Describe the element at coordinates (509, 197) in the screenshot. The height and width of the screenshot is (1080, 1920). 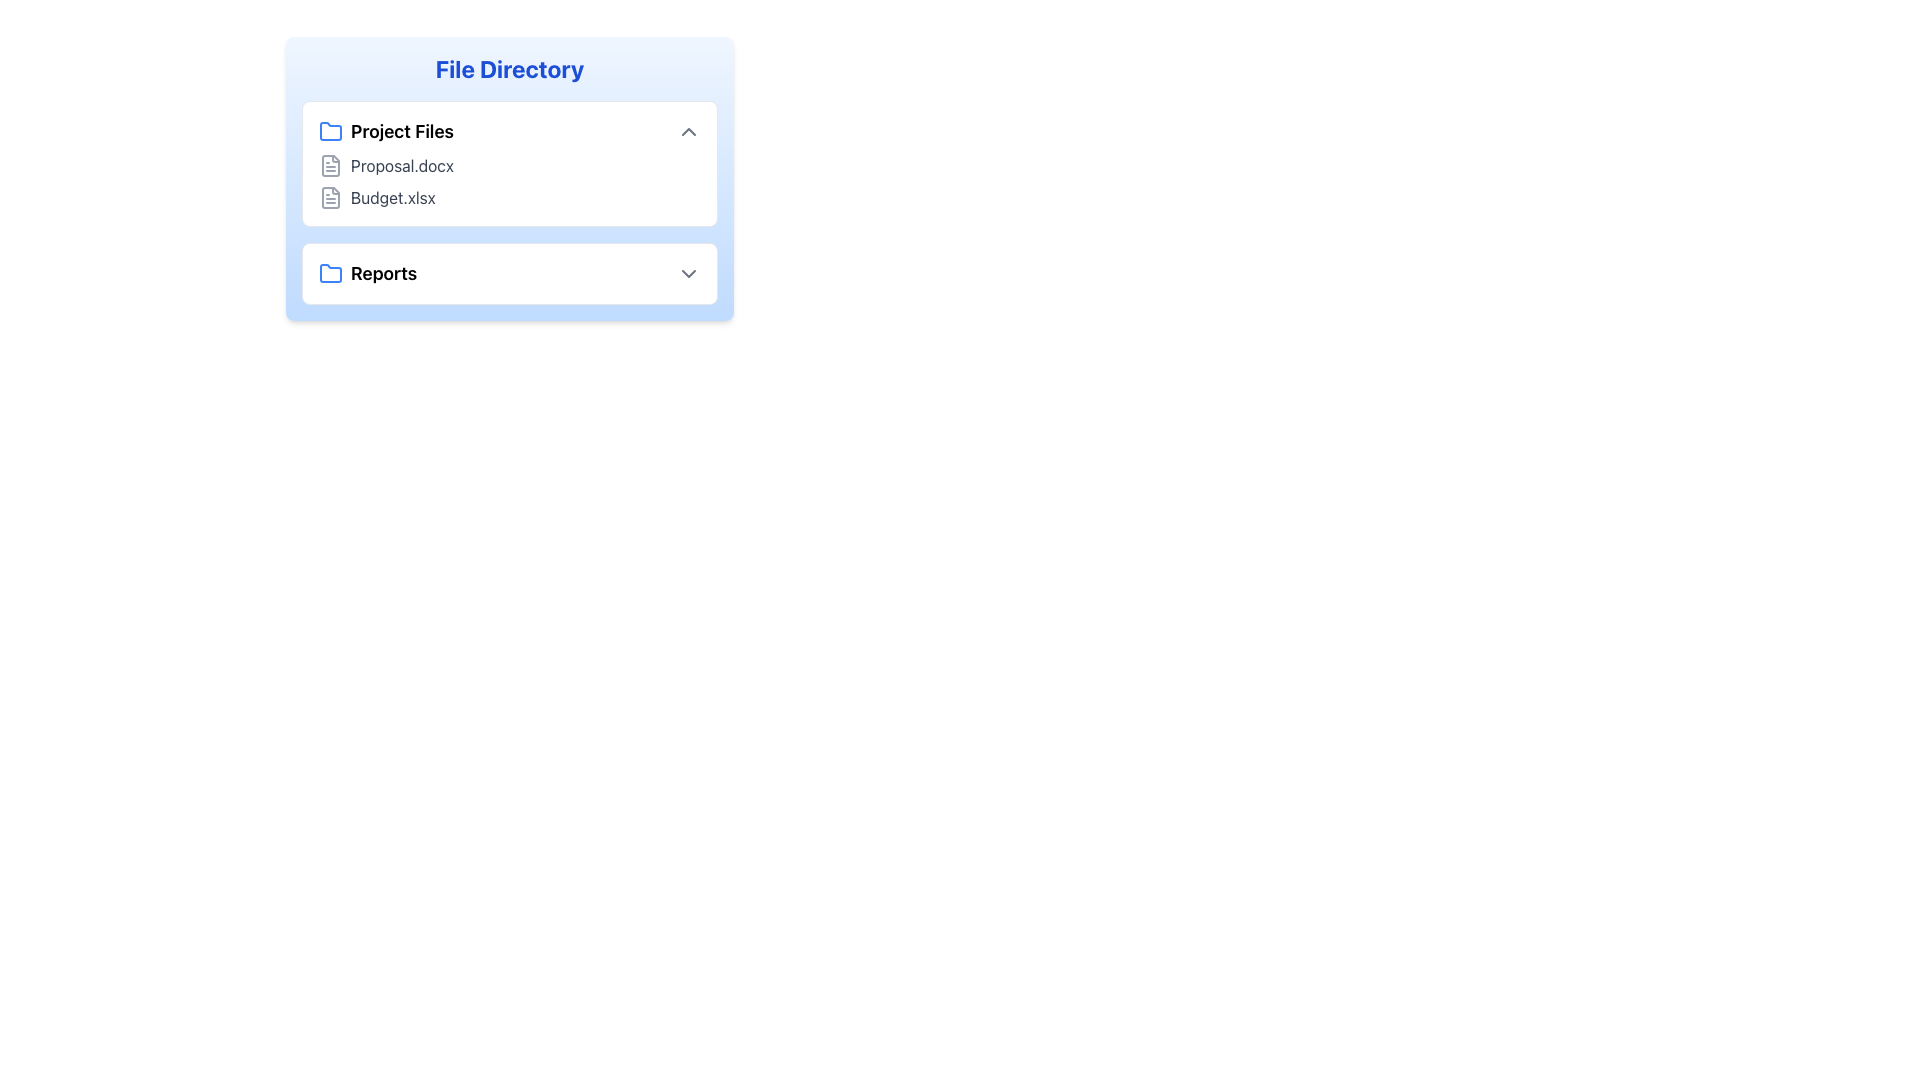
I see `the List item representing the file 'Budget.xlsx'` at that location.